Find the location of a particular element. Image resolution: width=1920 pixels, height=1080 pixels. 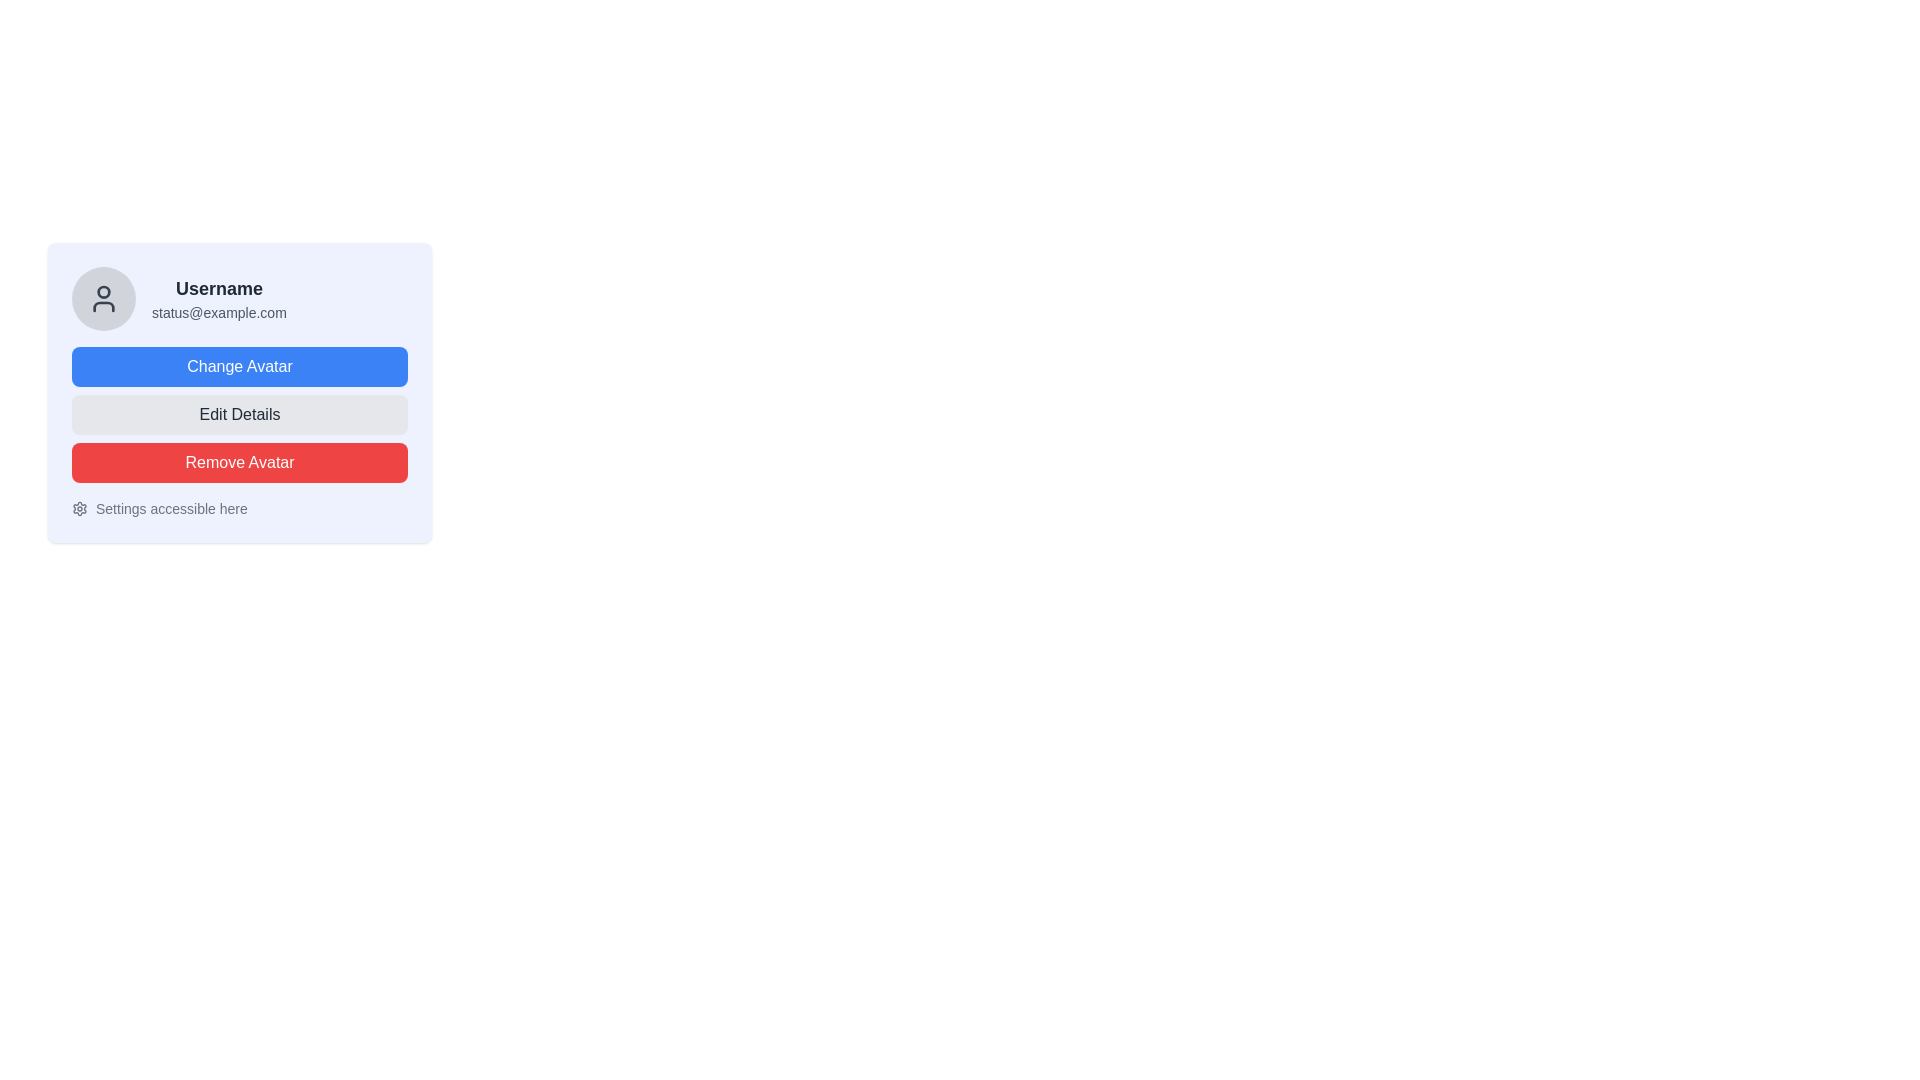

the descriptive label indicating 'Settings accessible here', which is aligned with the gear icon in the profile settings interface is located at coordinates (171, 508).